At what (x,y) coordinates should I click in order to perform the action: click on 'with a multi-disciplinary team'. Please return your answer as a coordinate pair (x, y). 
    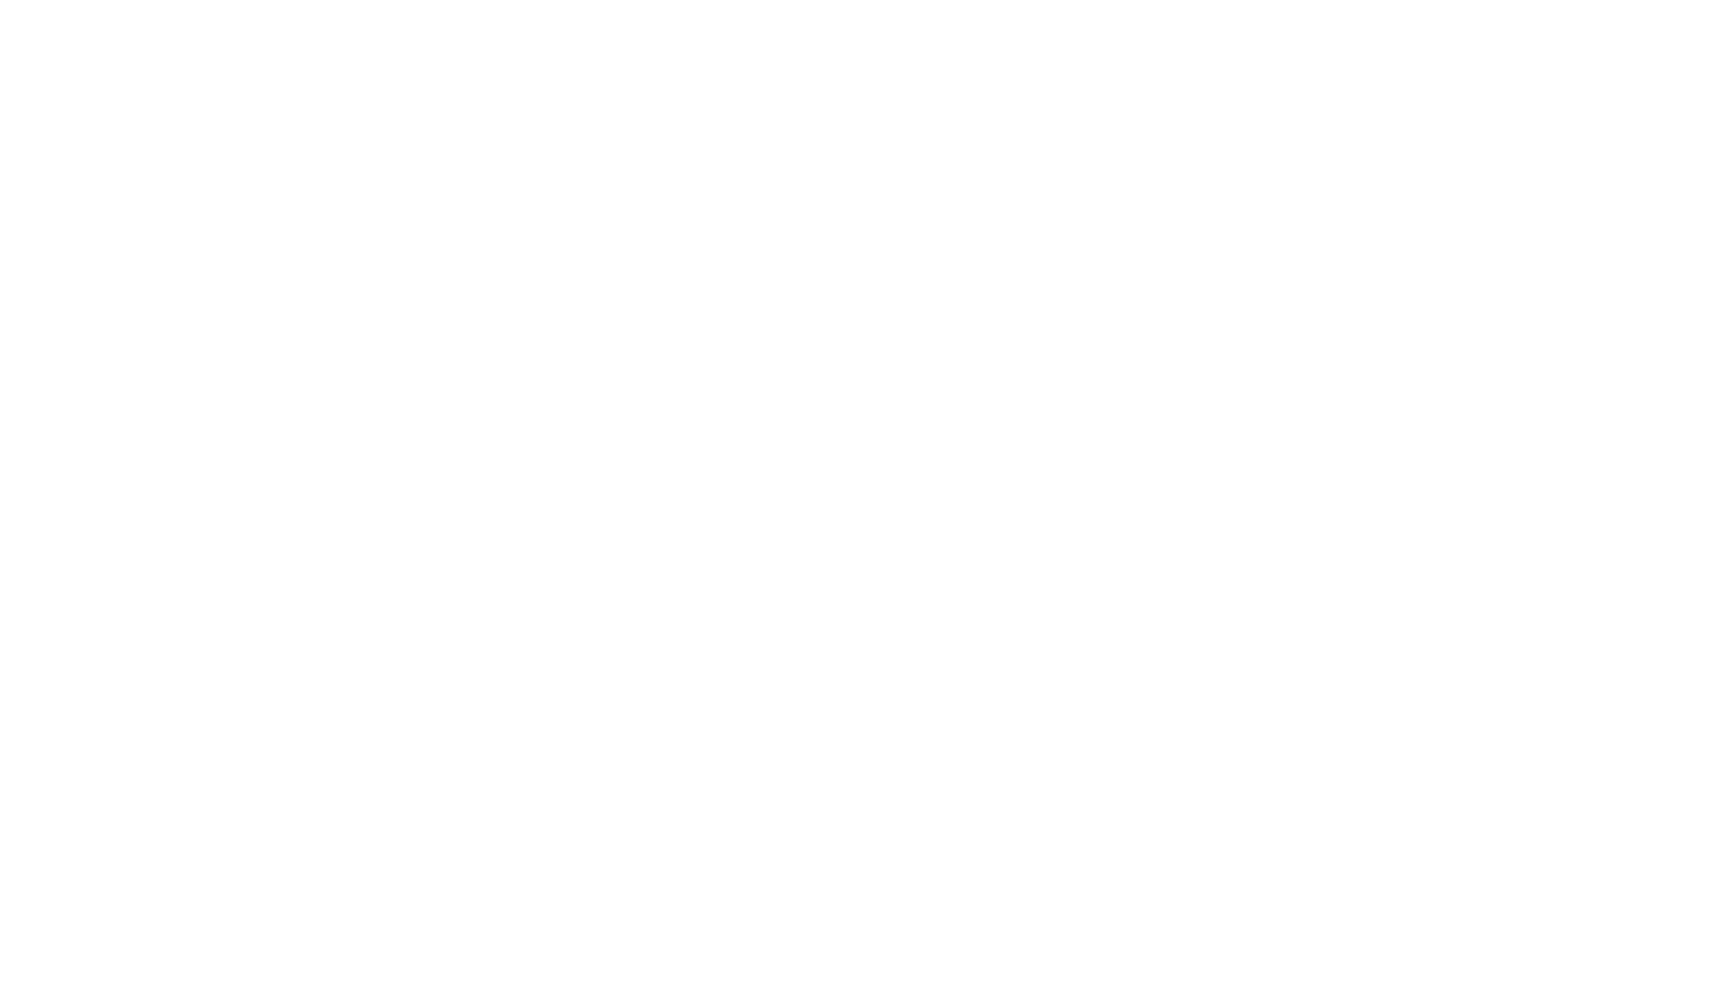
    Looking at the image, I should click on (262, 366).